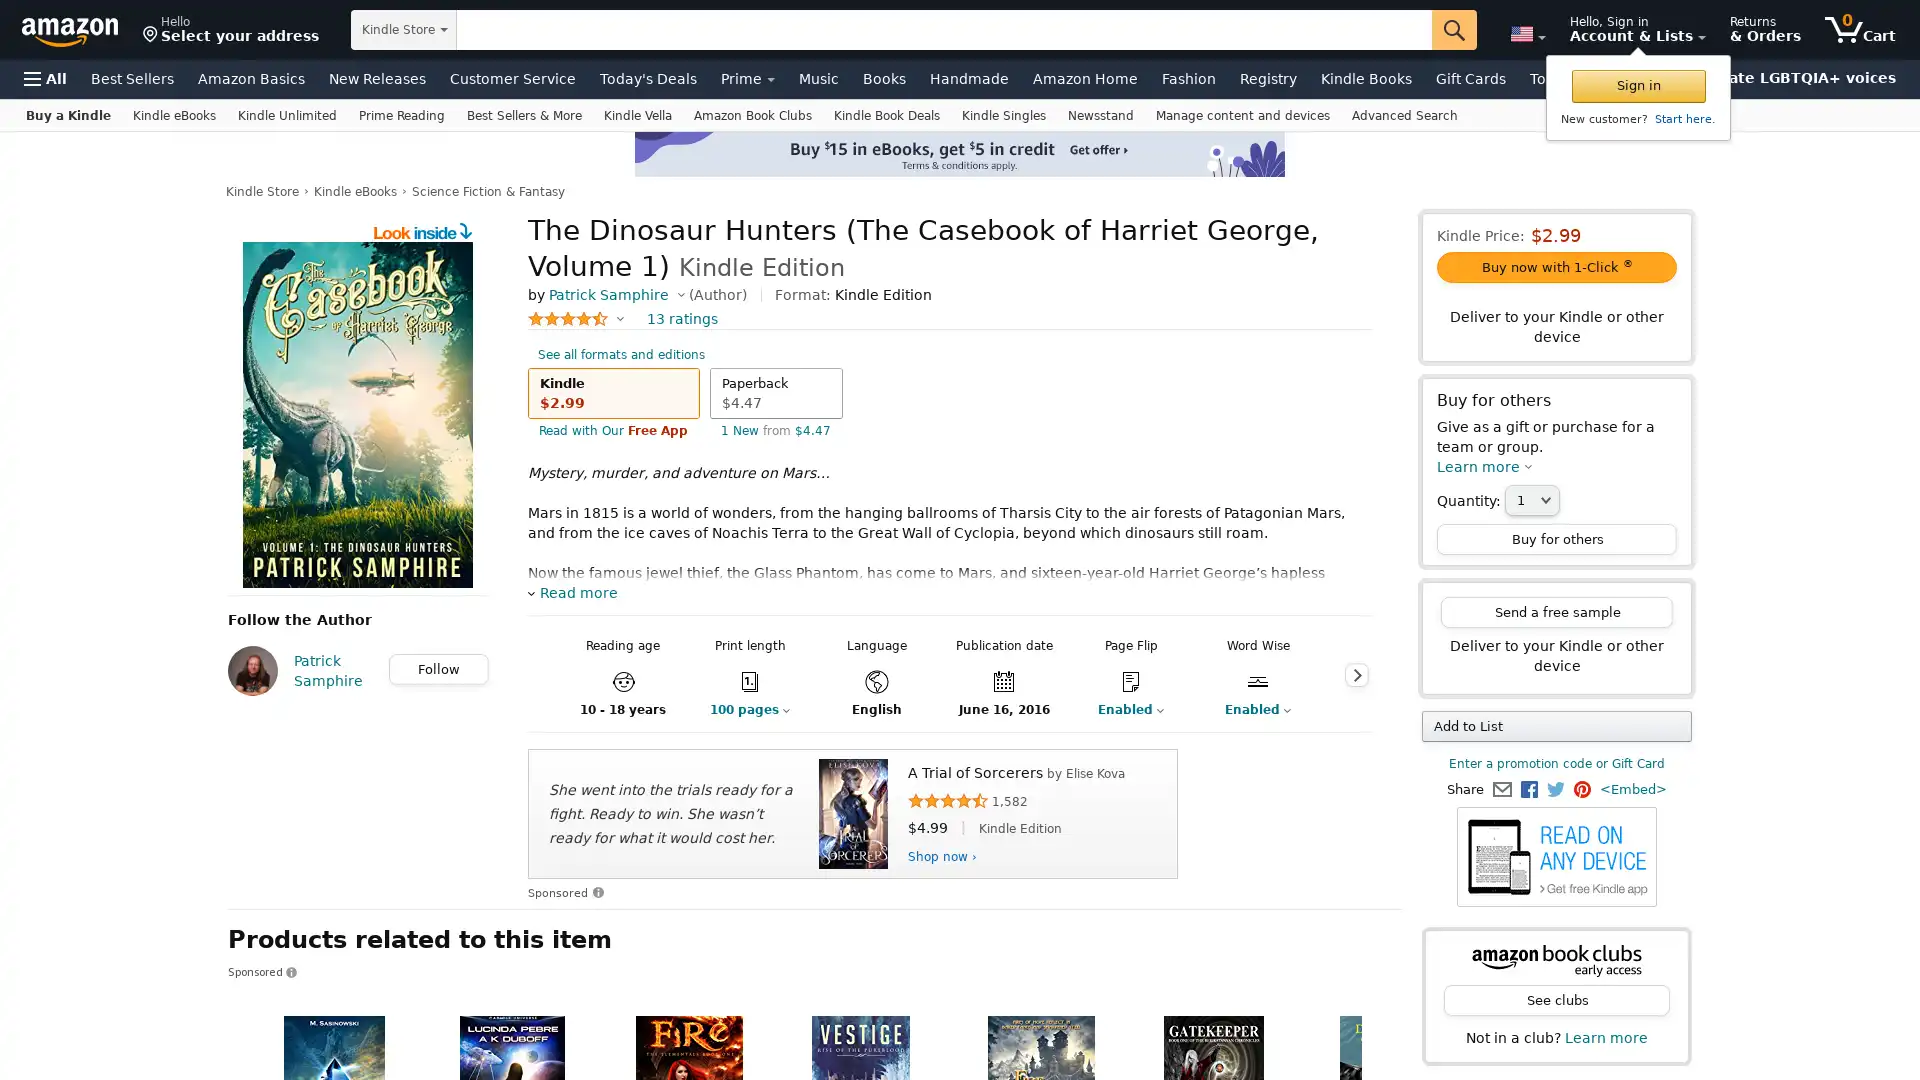  I want to click on Buy for others, so click(1555, 538).